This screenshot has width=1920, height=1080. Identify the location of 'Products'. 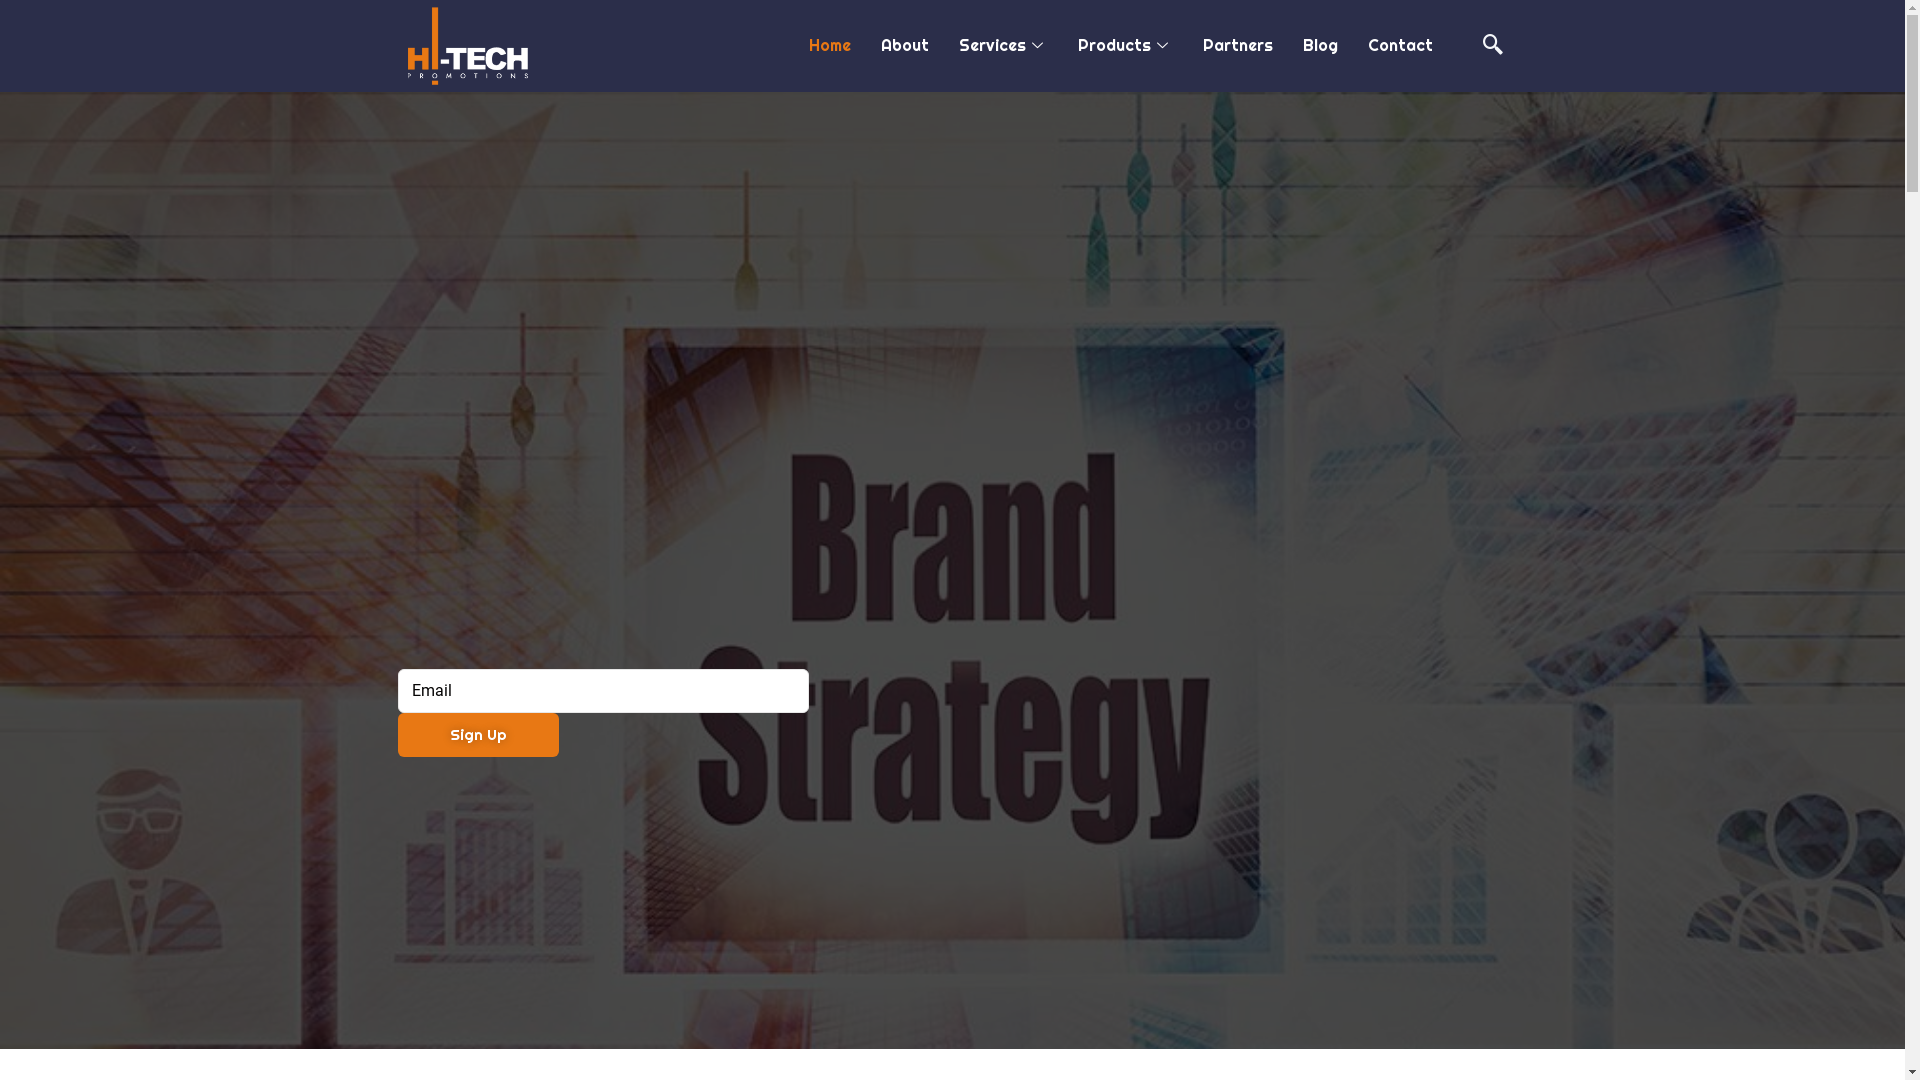
(1061, 45).